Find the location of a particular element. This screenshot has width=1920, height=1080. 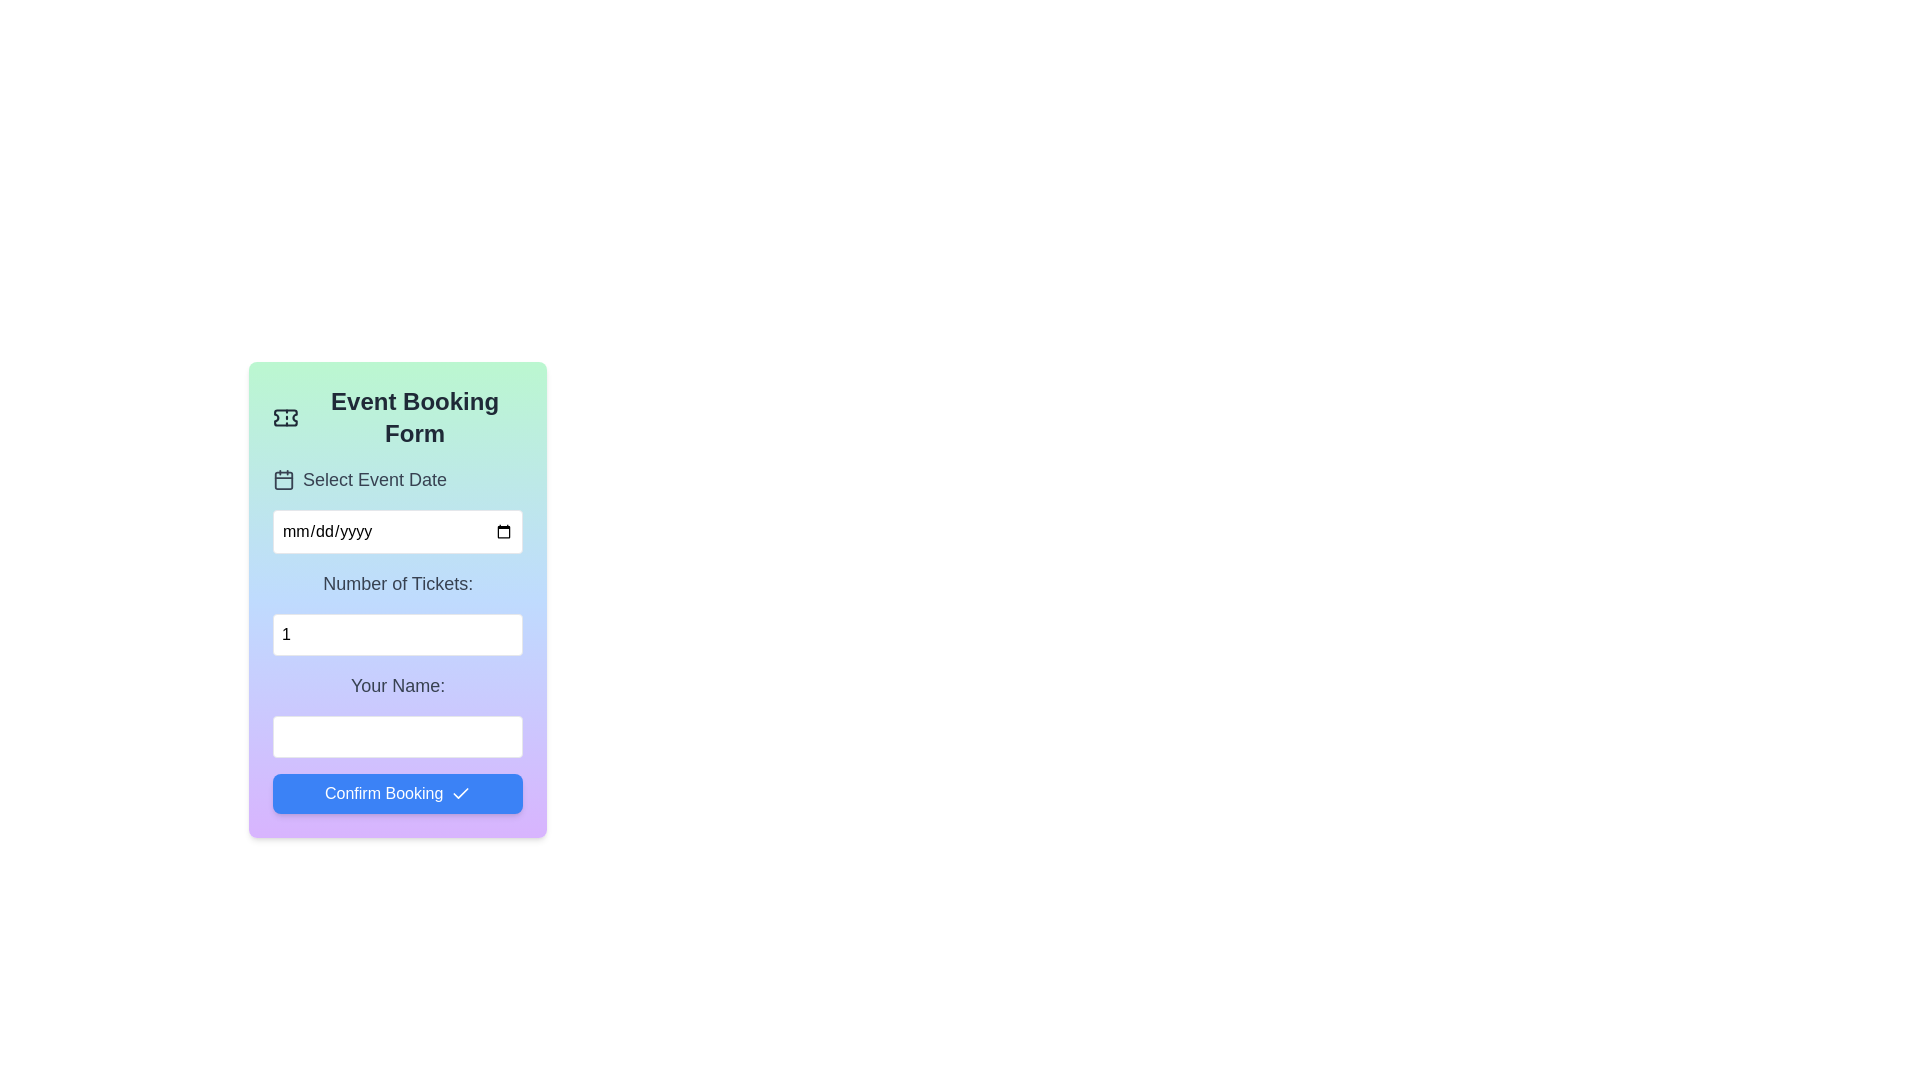

the calendar icon, which is a minimalistic gray square with a double line at the top, located to the left of the 'Select Event Date' text in the 'Event Booking Form' section is located at coordinates (282, 479).